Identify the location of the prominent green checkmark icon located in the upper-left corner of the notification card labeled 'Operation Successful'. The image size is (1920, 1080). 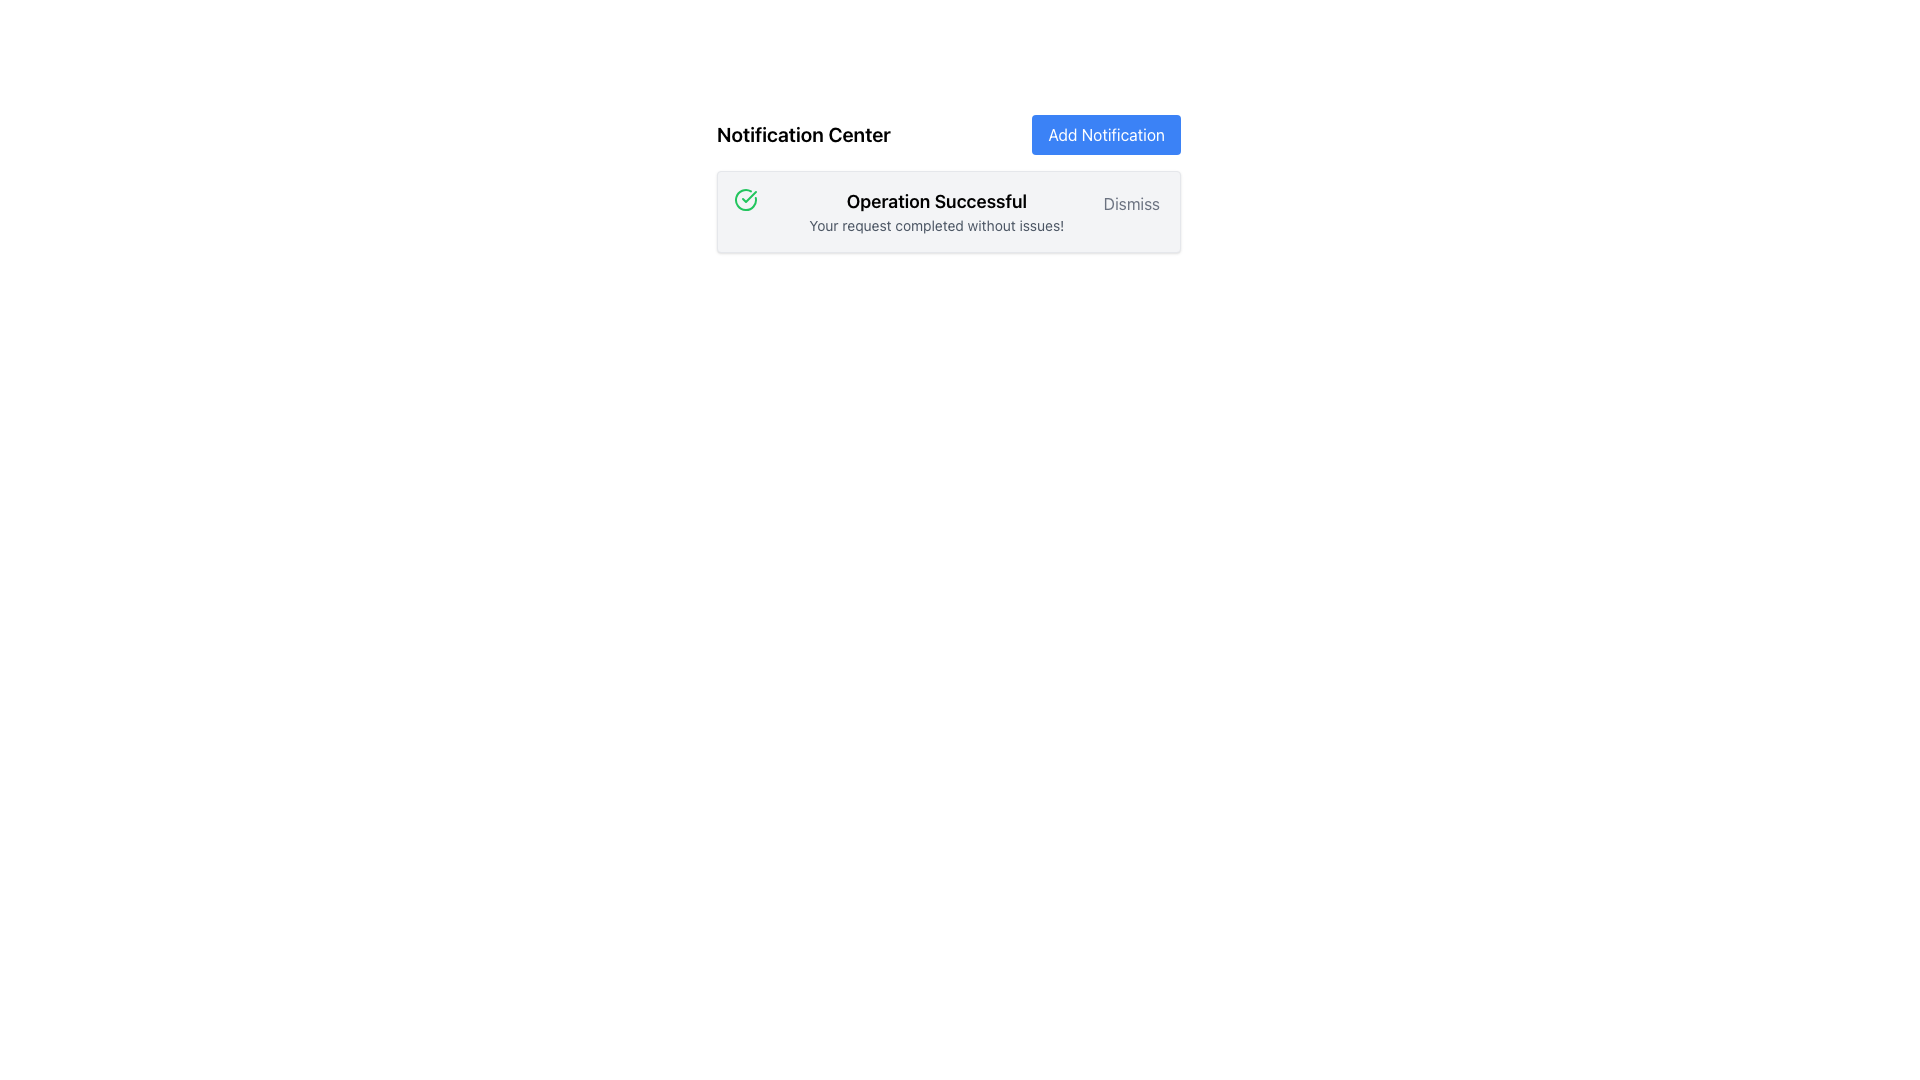
(748, 196).